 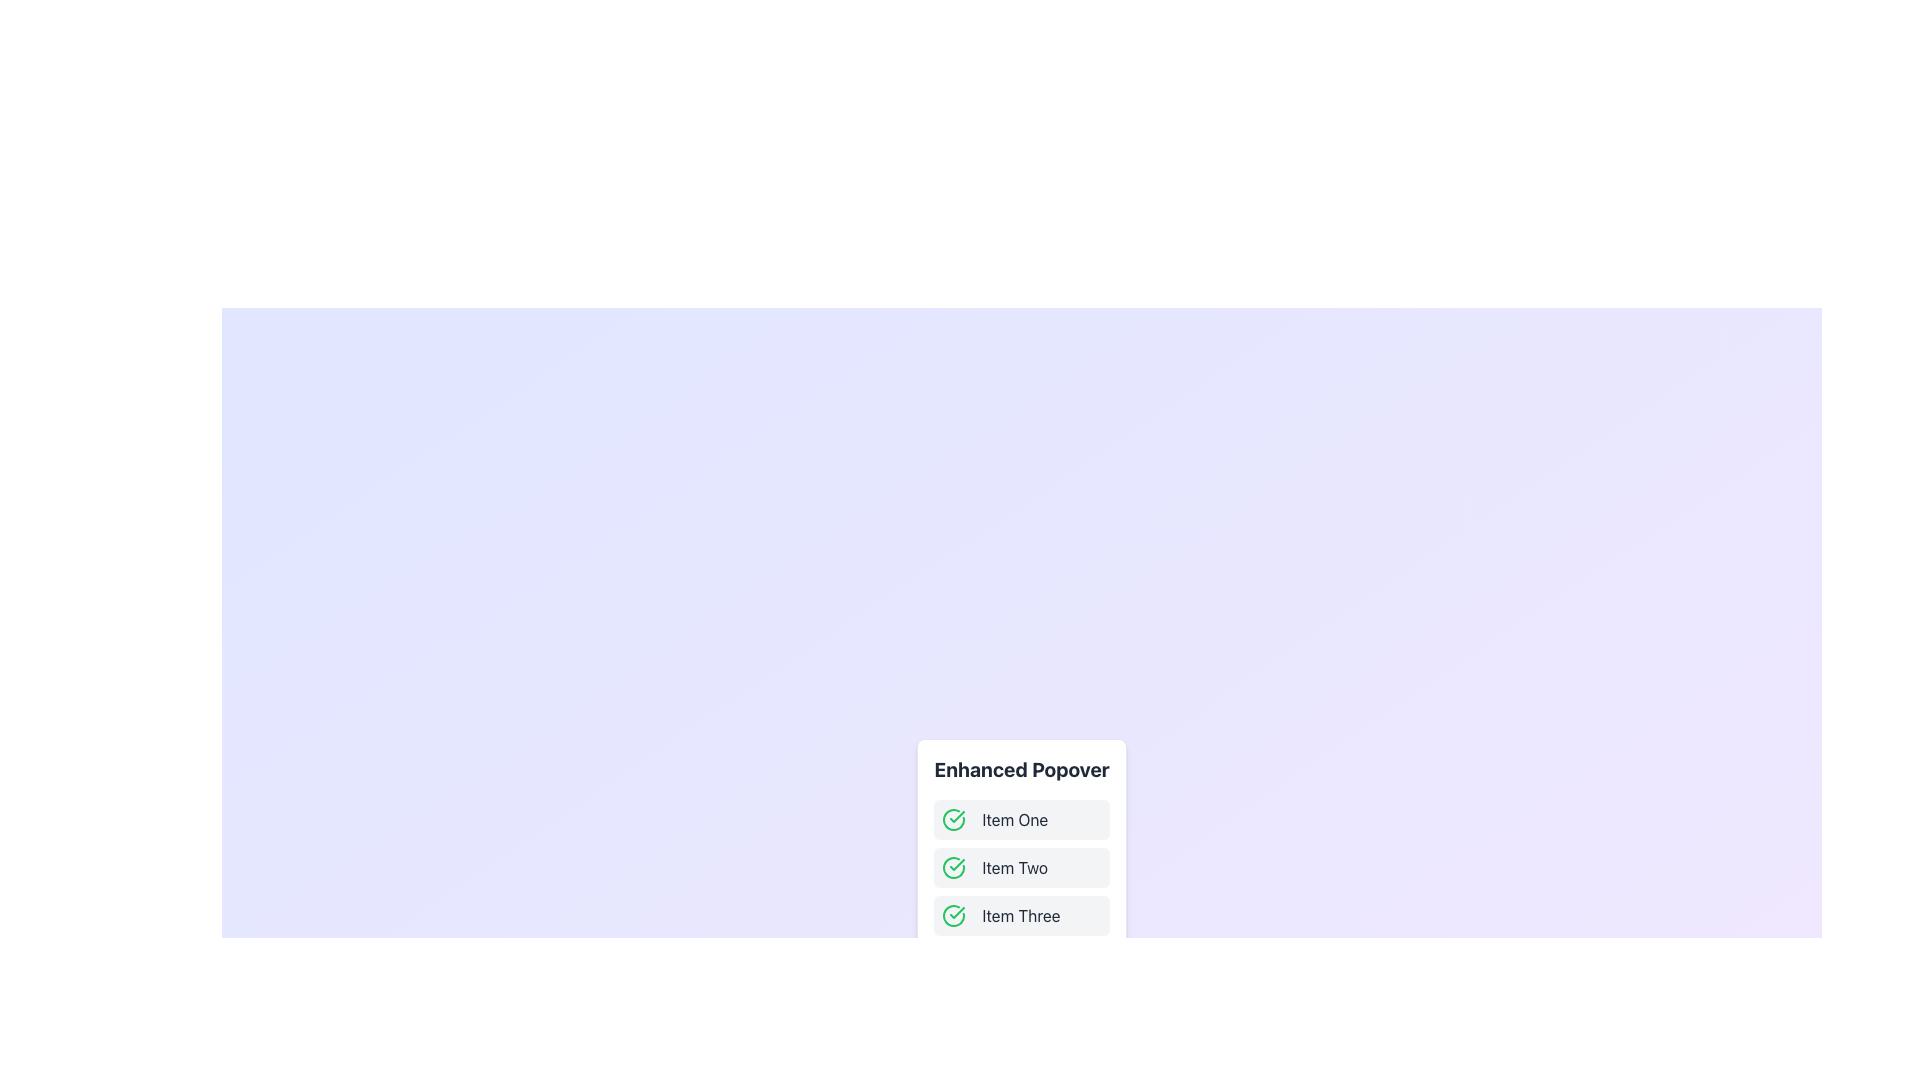 I want to click on the second list item labeled 'Item Two' under the 'Enhanced Popover' heading, so click(x=1022, y=866).